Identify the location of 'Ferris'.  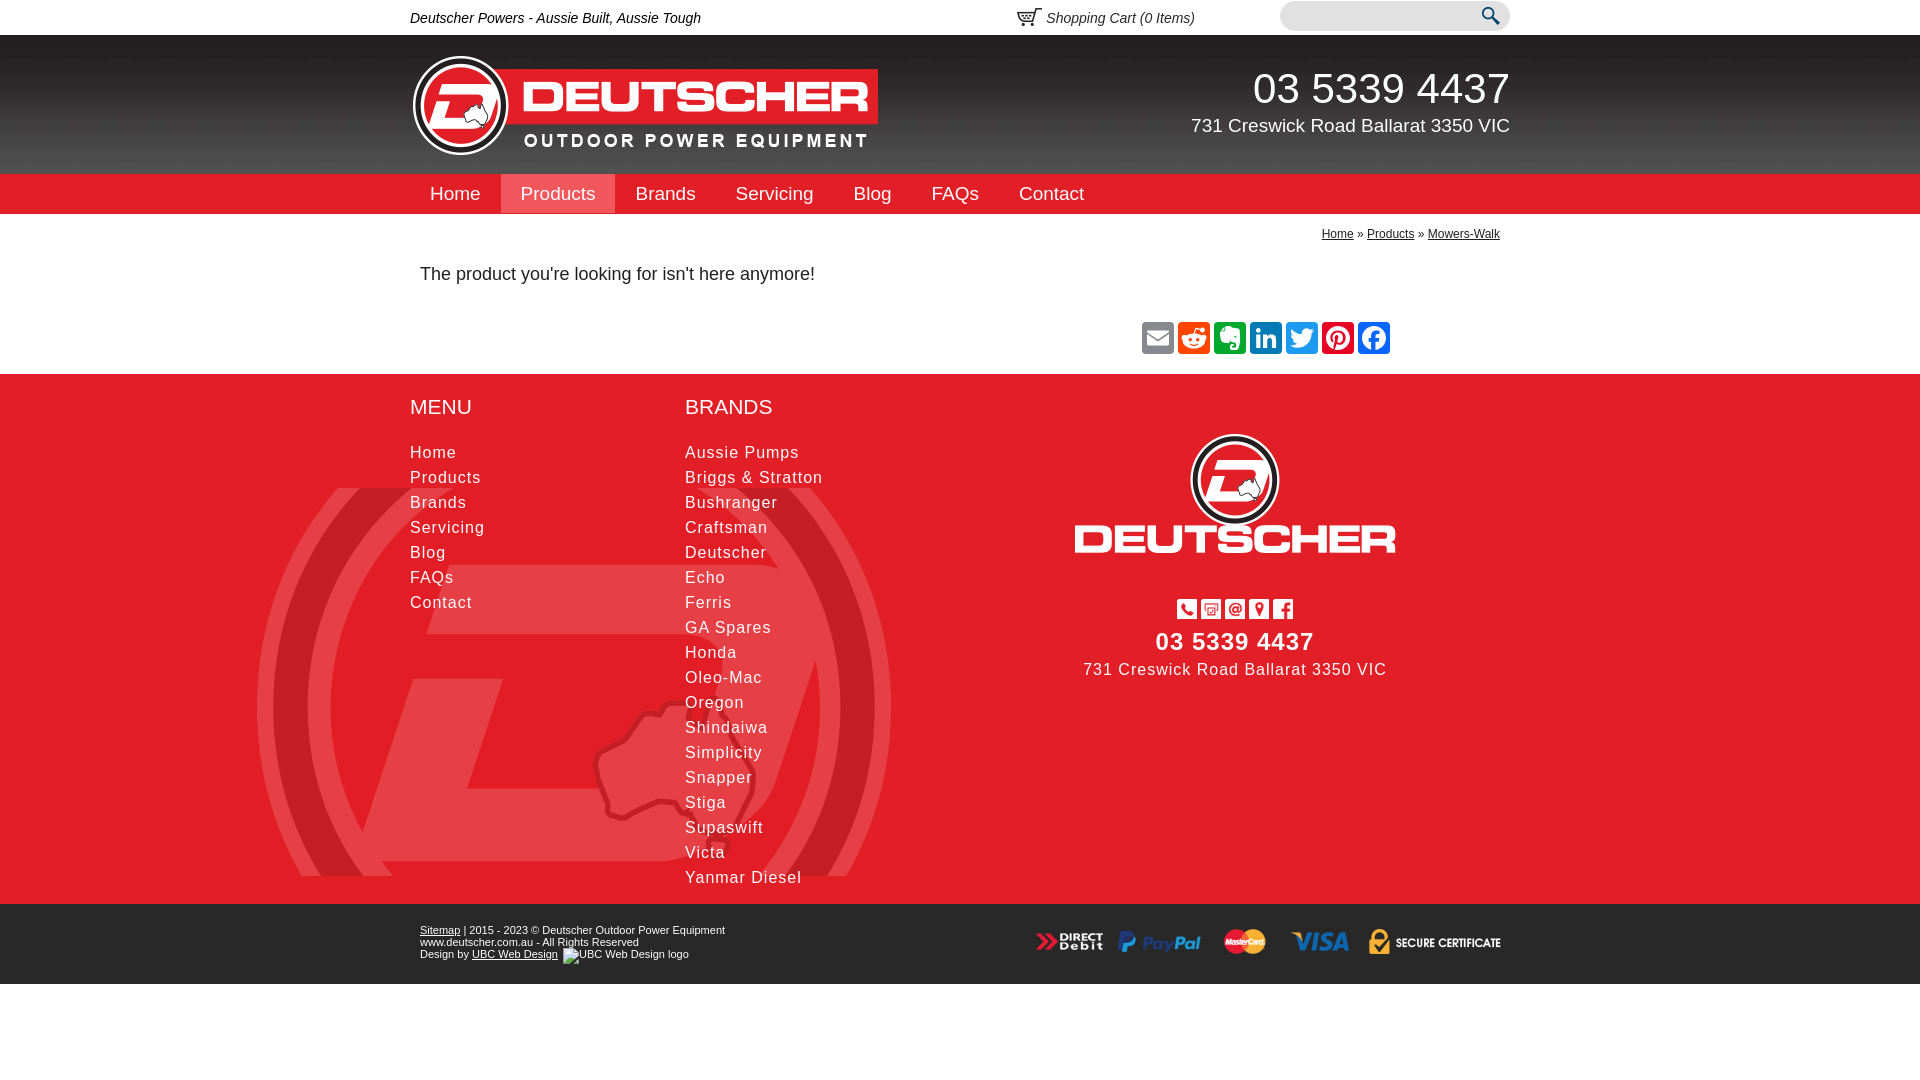
(708, 601).